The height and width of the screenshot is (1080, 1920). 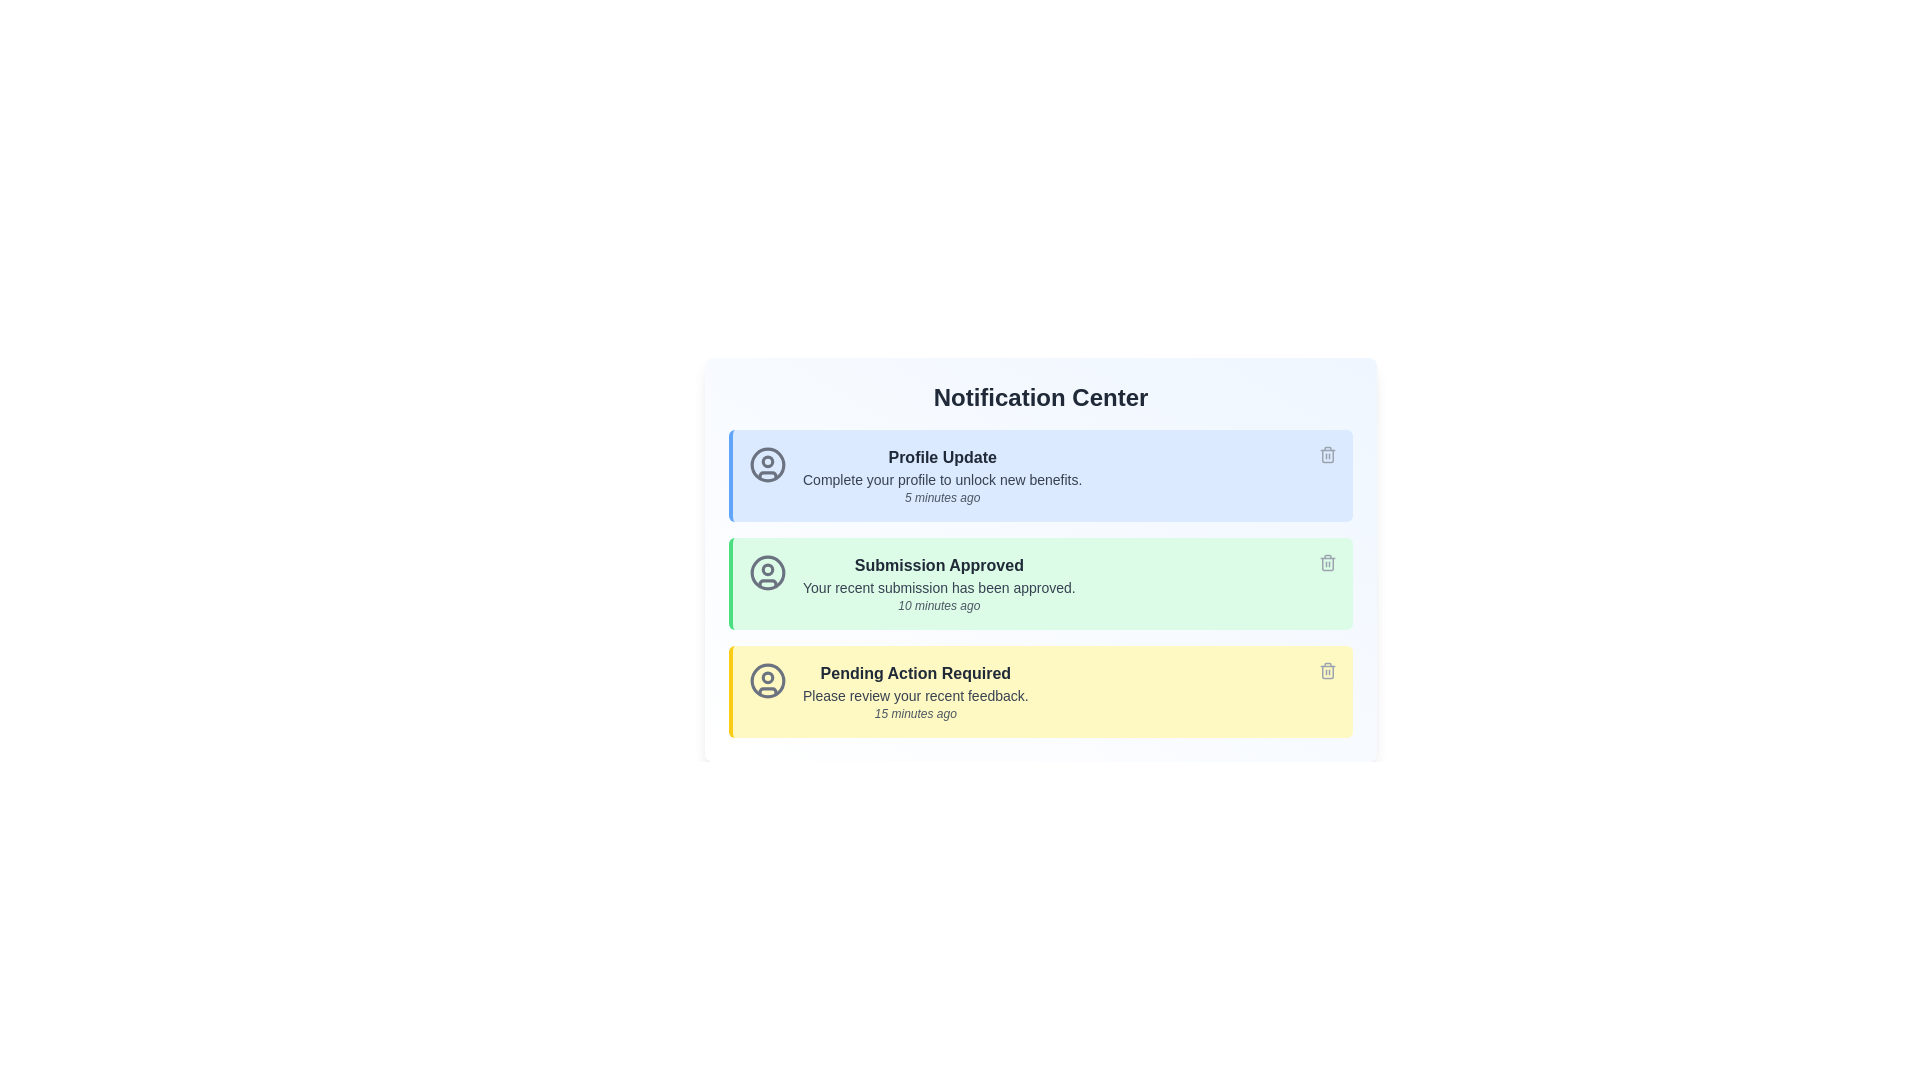 I want to click on information presented in the Notification card that informs the user about the approval of their recent submission, which is the second item in the Notification Center, so click(x=1040, y=559).